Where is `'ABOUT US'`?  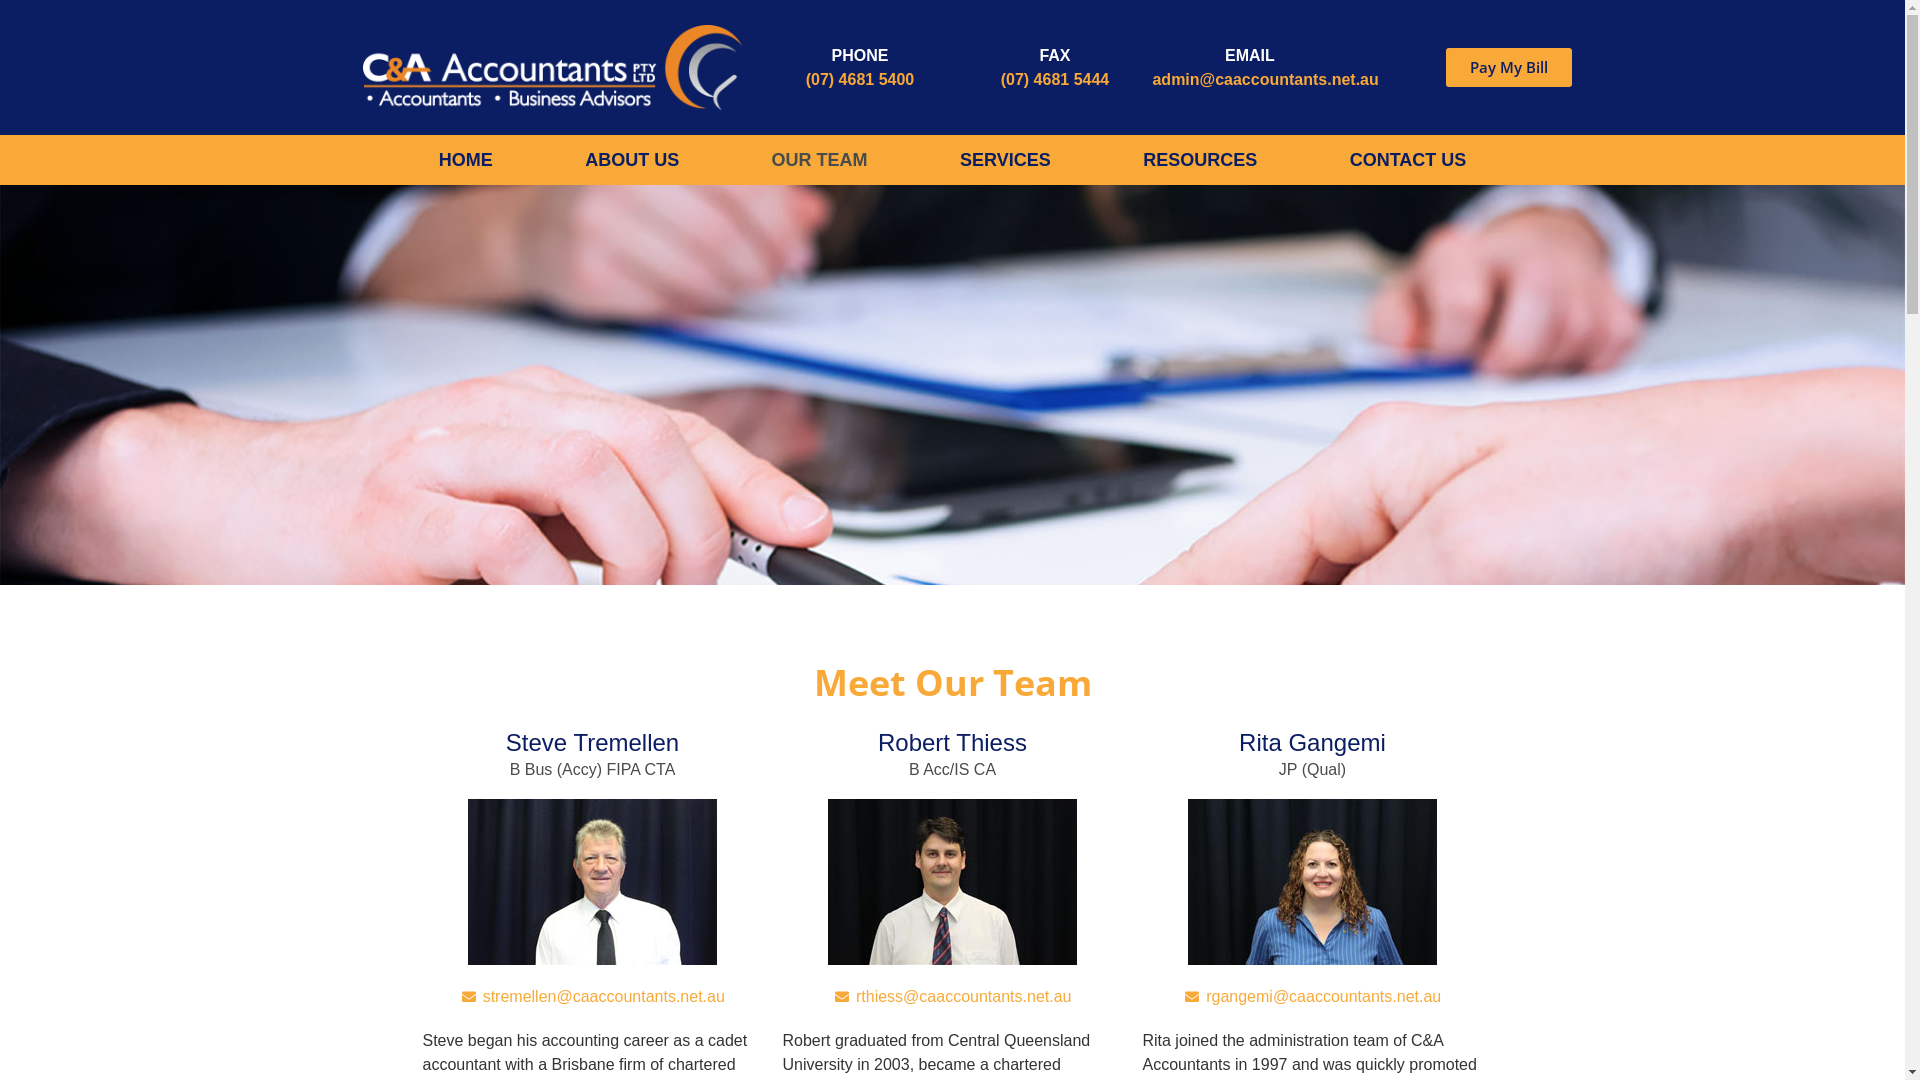
'ABOUT US' is located at coordinates (631, 158).